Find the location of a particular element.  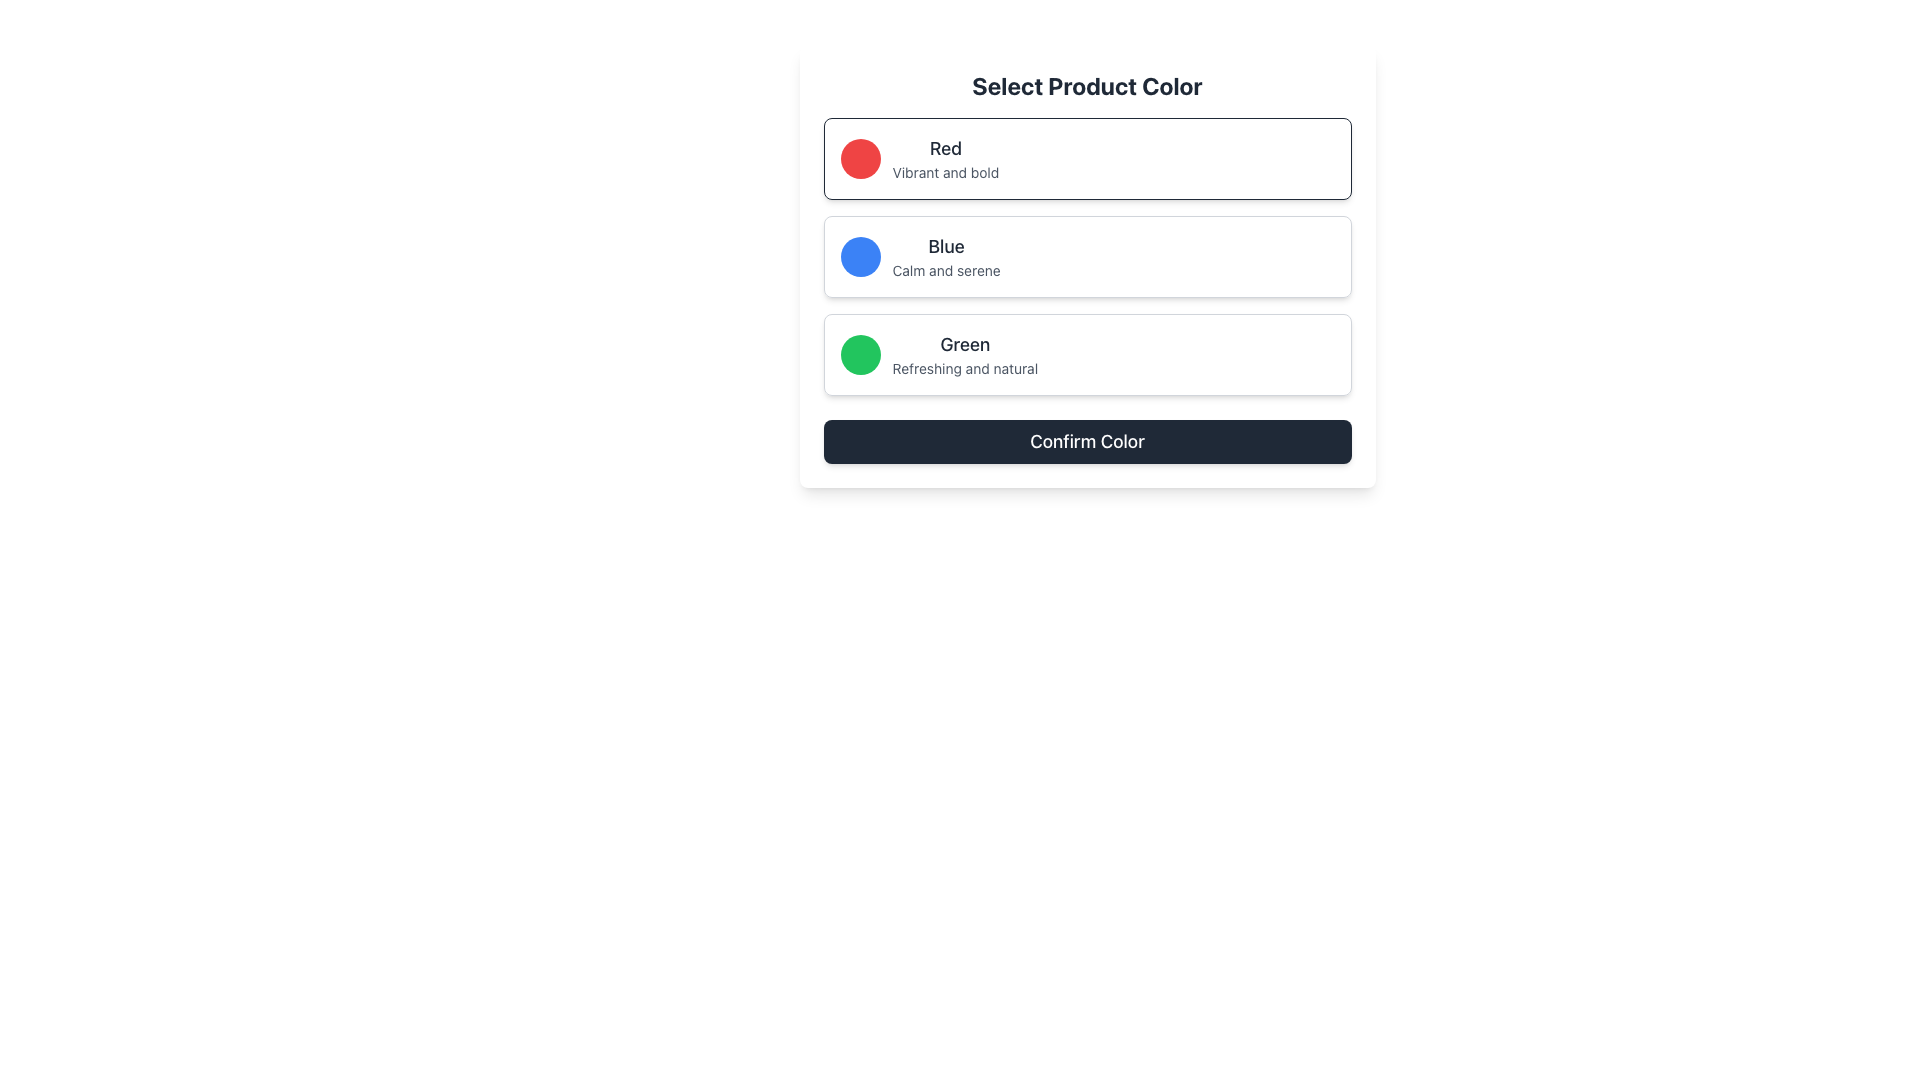

the descriptive text that elaborates on the characteristics of the 'Green' color option, located directly under the main title 'Green' within the third selectable color option column is located at coordinates (965, 369).